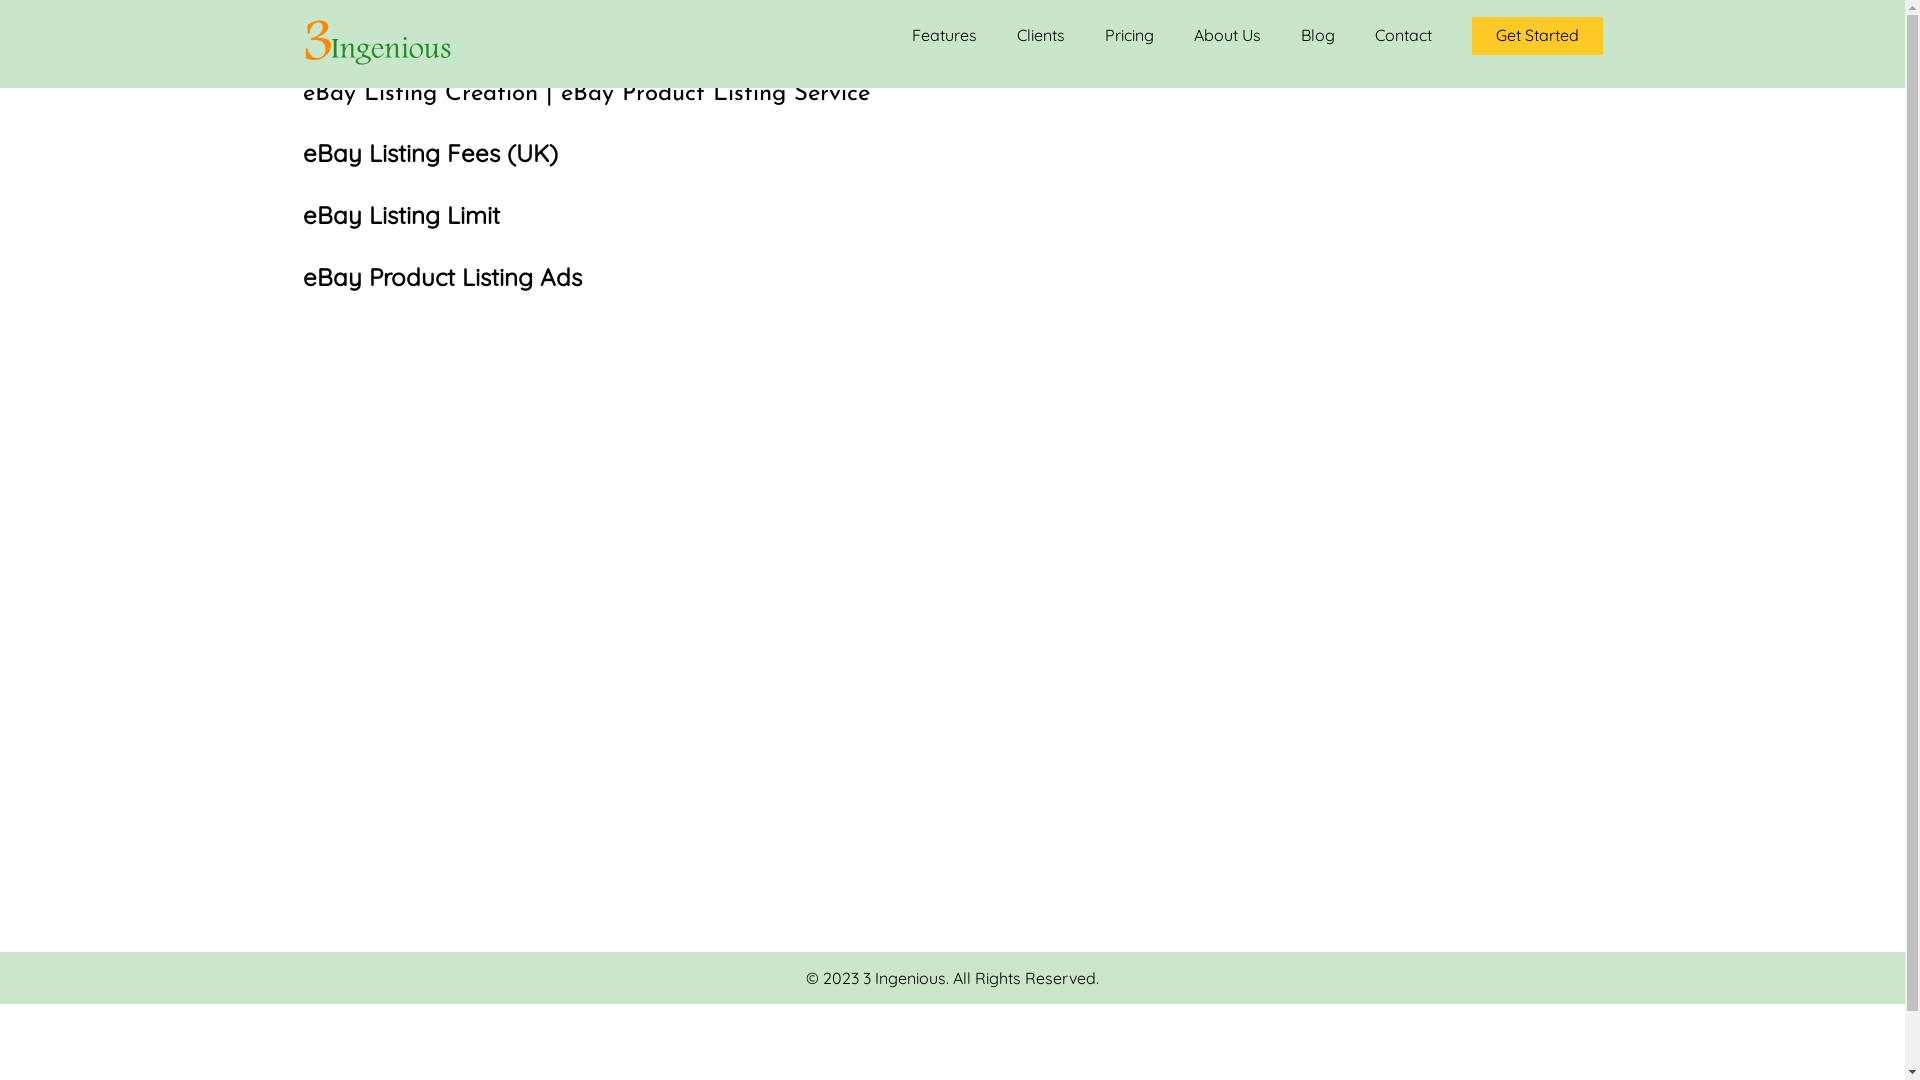 The image size is (1920, 1080). I want to click on 'Pricing', so click(1128, 35).